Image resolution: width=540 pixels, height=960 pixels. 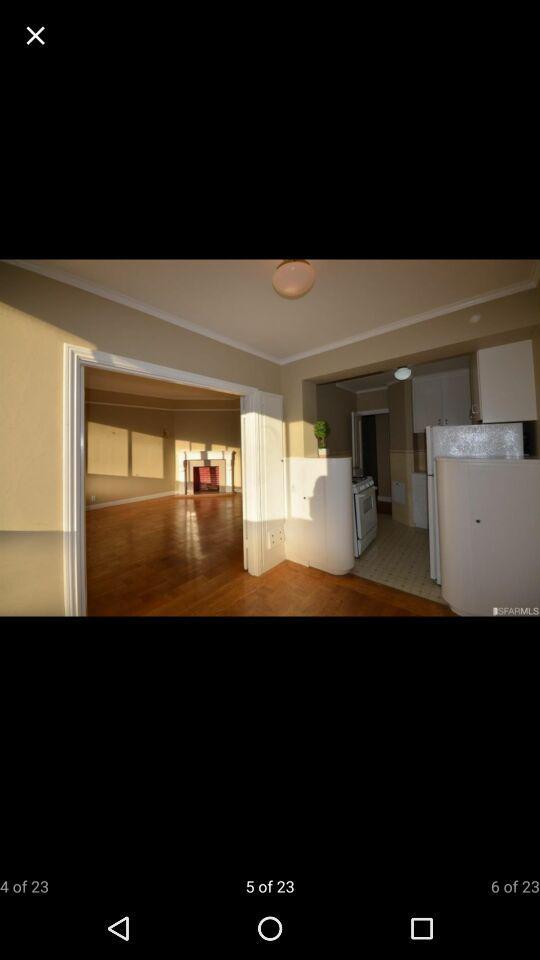 What do you see at coordinates (35, 34) in the screenshot?
I see `exit window` at bounding box center [35, 34].